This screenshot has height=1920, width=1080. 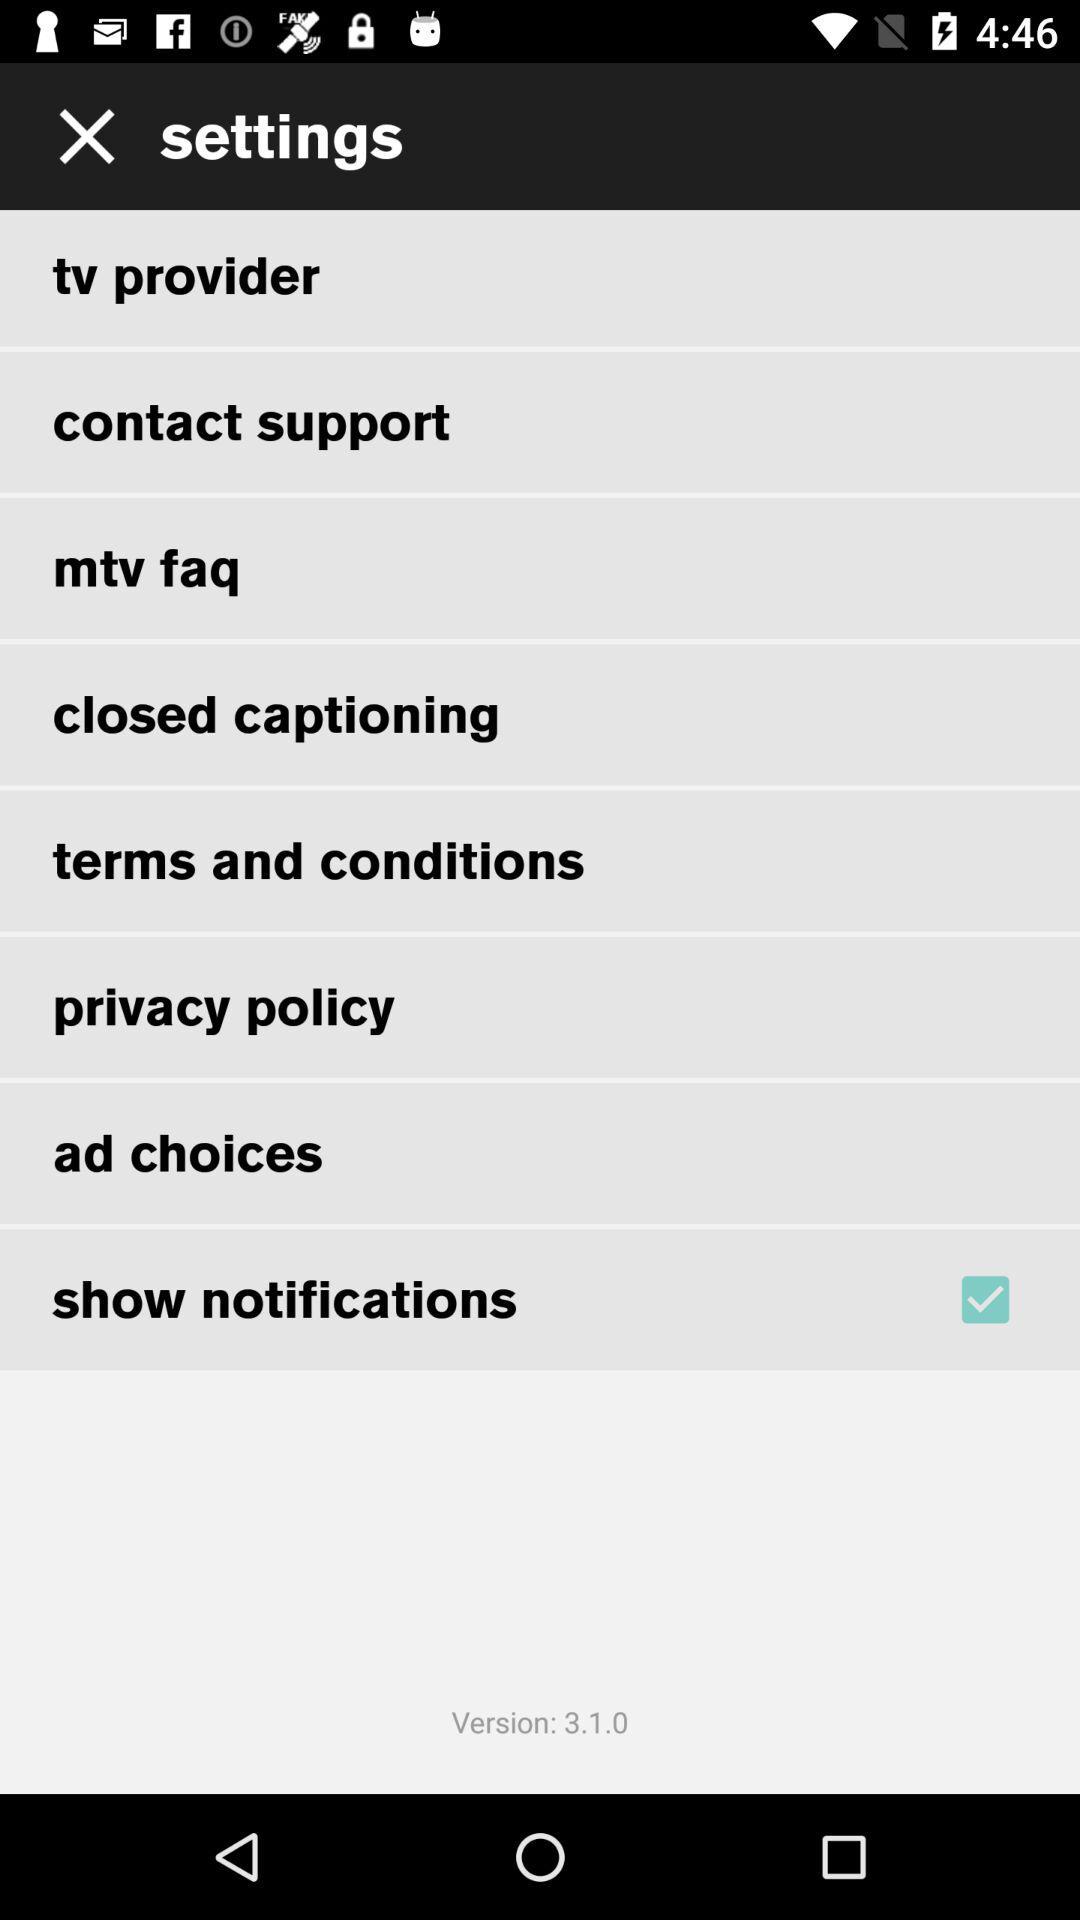 I want to click on the window, so click(x=79, y=135).